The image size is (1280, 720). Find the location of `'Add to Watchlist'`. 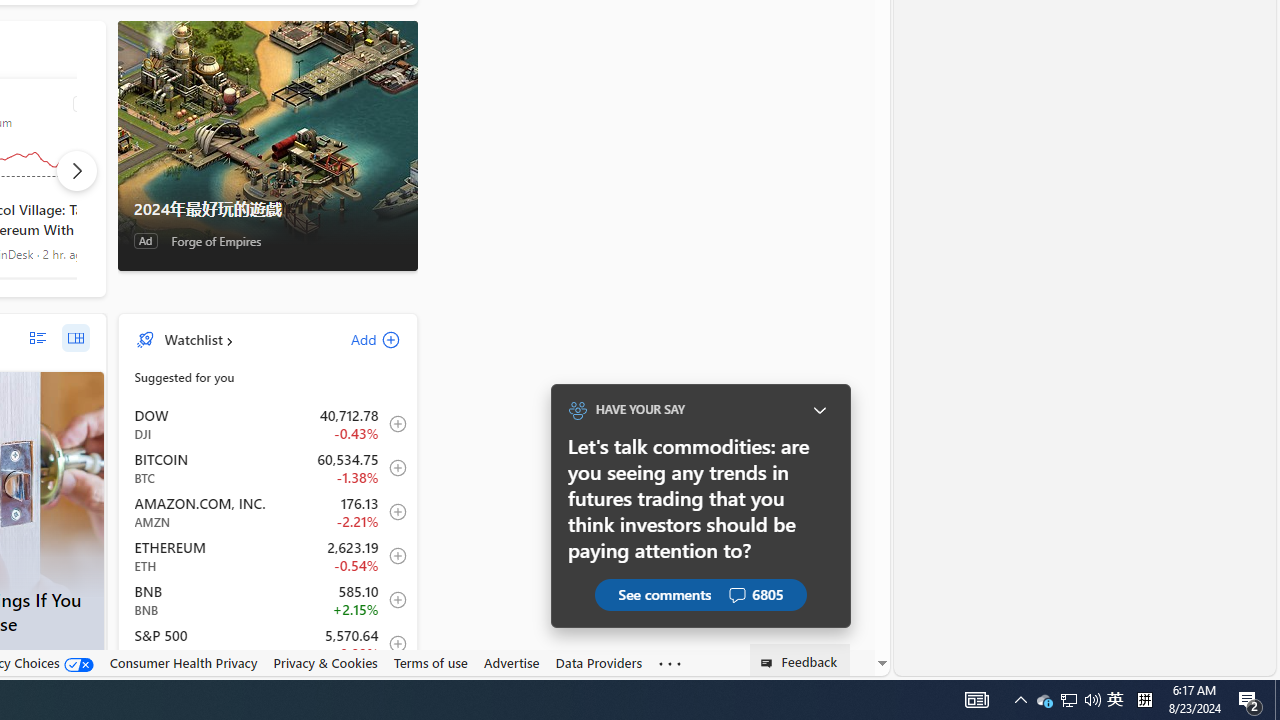

'Add to Watchlist' is located at coordinates (392, 644).